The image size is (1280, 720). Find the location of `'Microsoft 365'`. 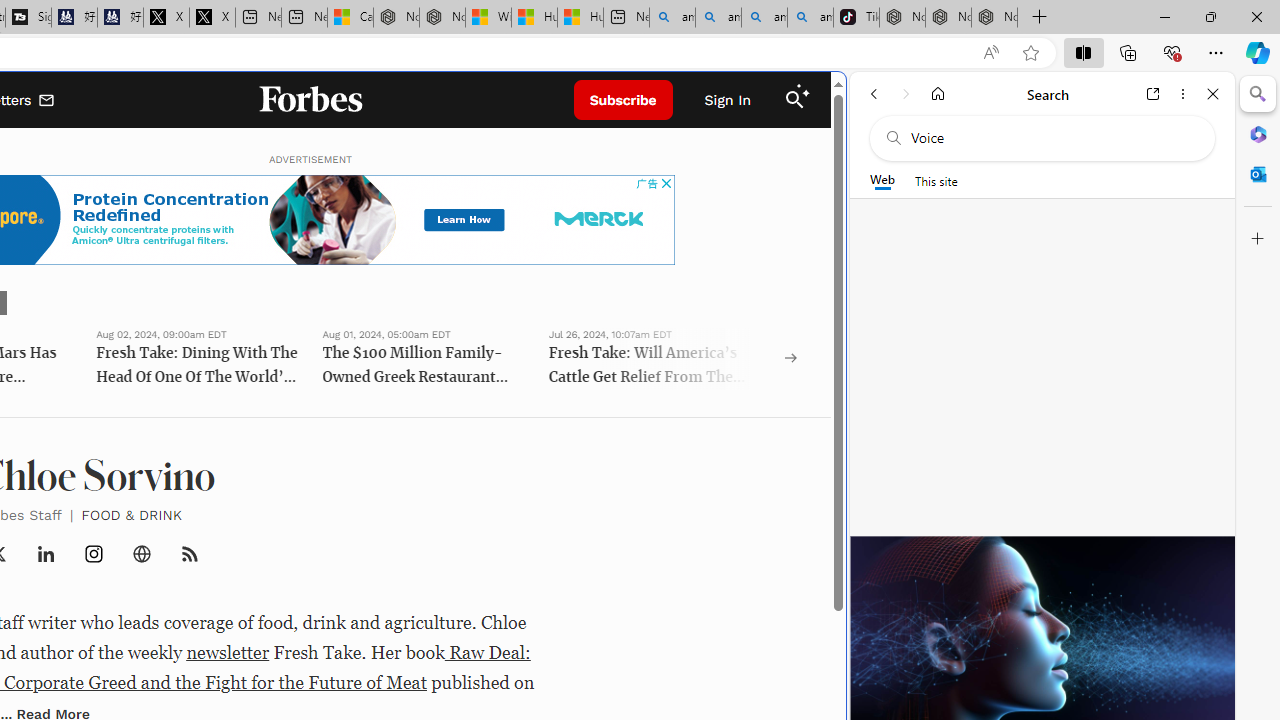

'Microsoft 365' is located at coordinates (1257, 133).